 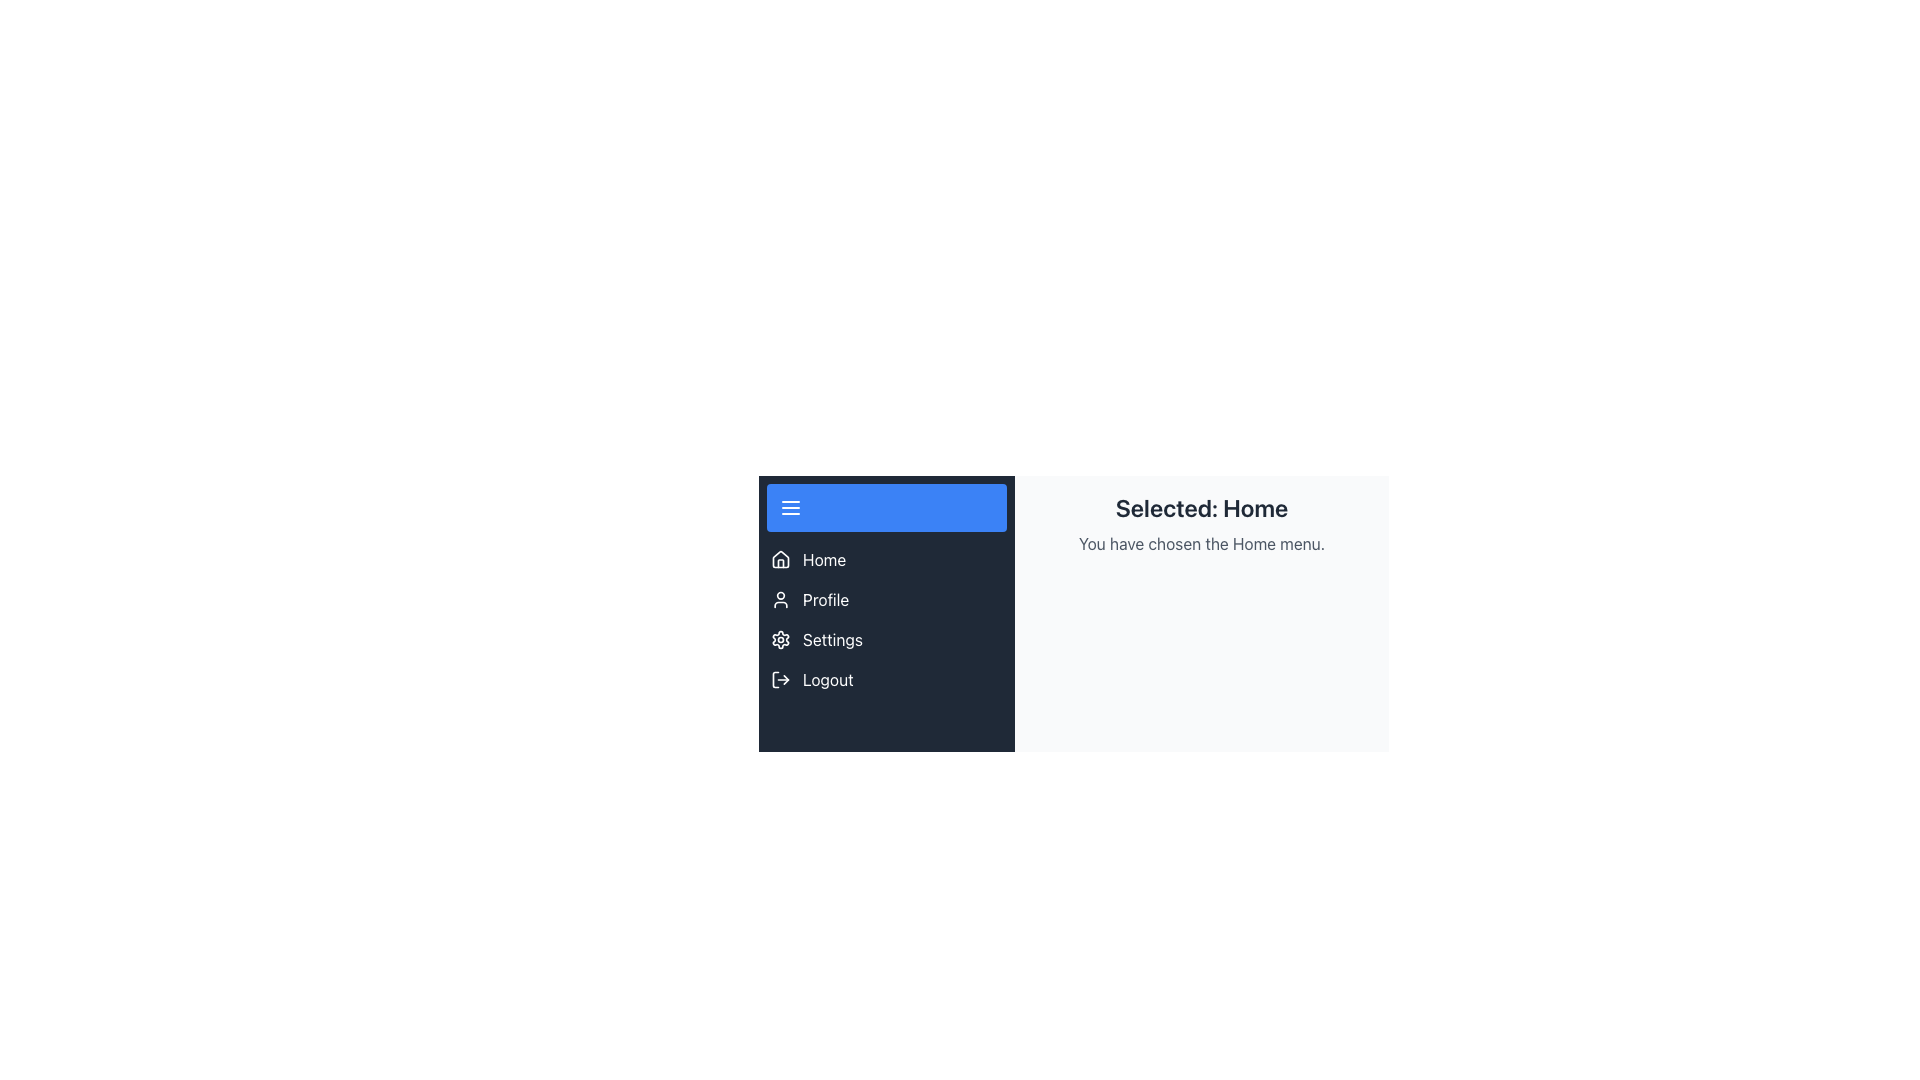 What do you see at coordinates (780, 640) in the screenshot?
I see `the gear icon, which symbolizes settings and is located to the left of the 'Settings' text in the vertical navigation menu, the third menu item in the list` at bounding box center [780, 640].